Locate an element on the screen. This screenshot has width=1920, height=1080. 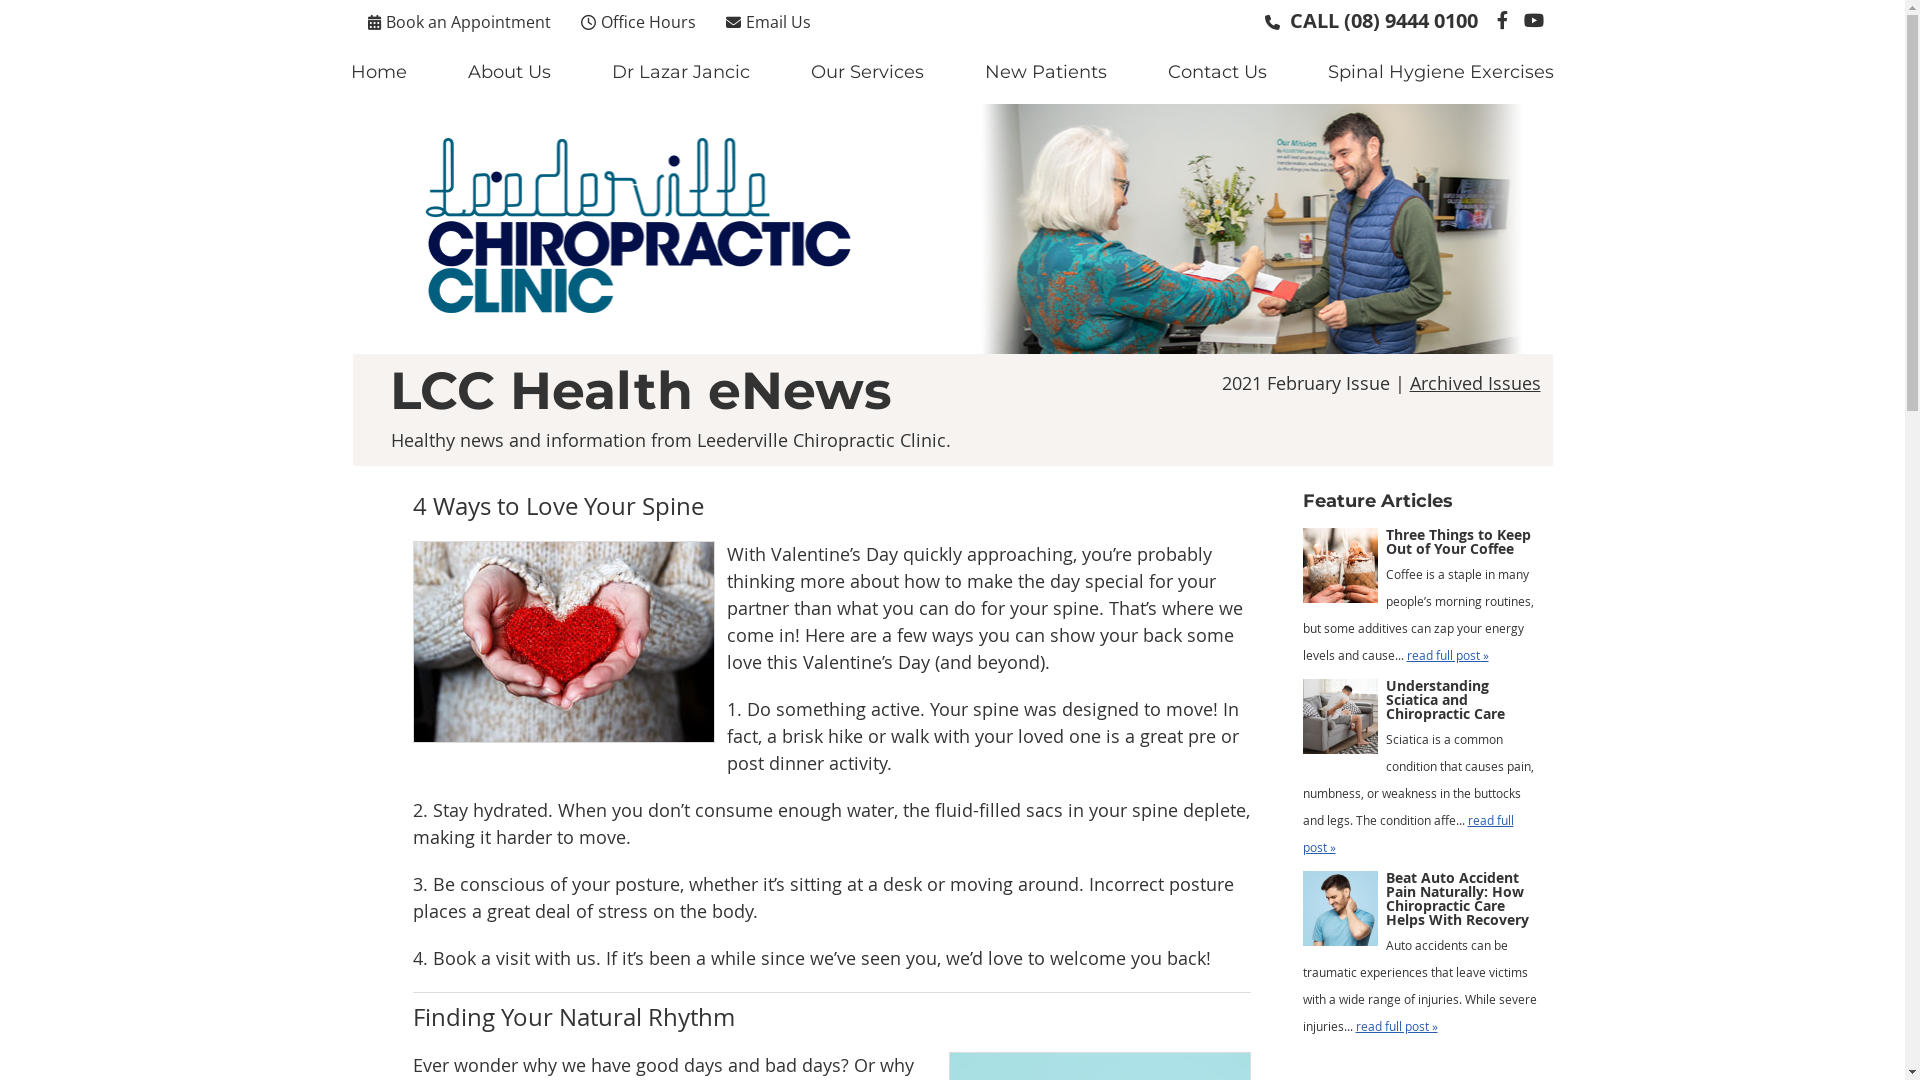
'youtube social button' is located at coordinates (1530, 19).